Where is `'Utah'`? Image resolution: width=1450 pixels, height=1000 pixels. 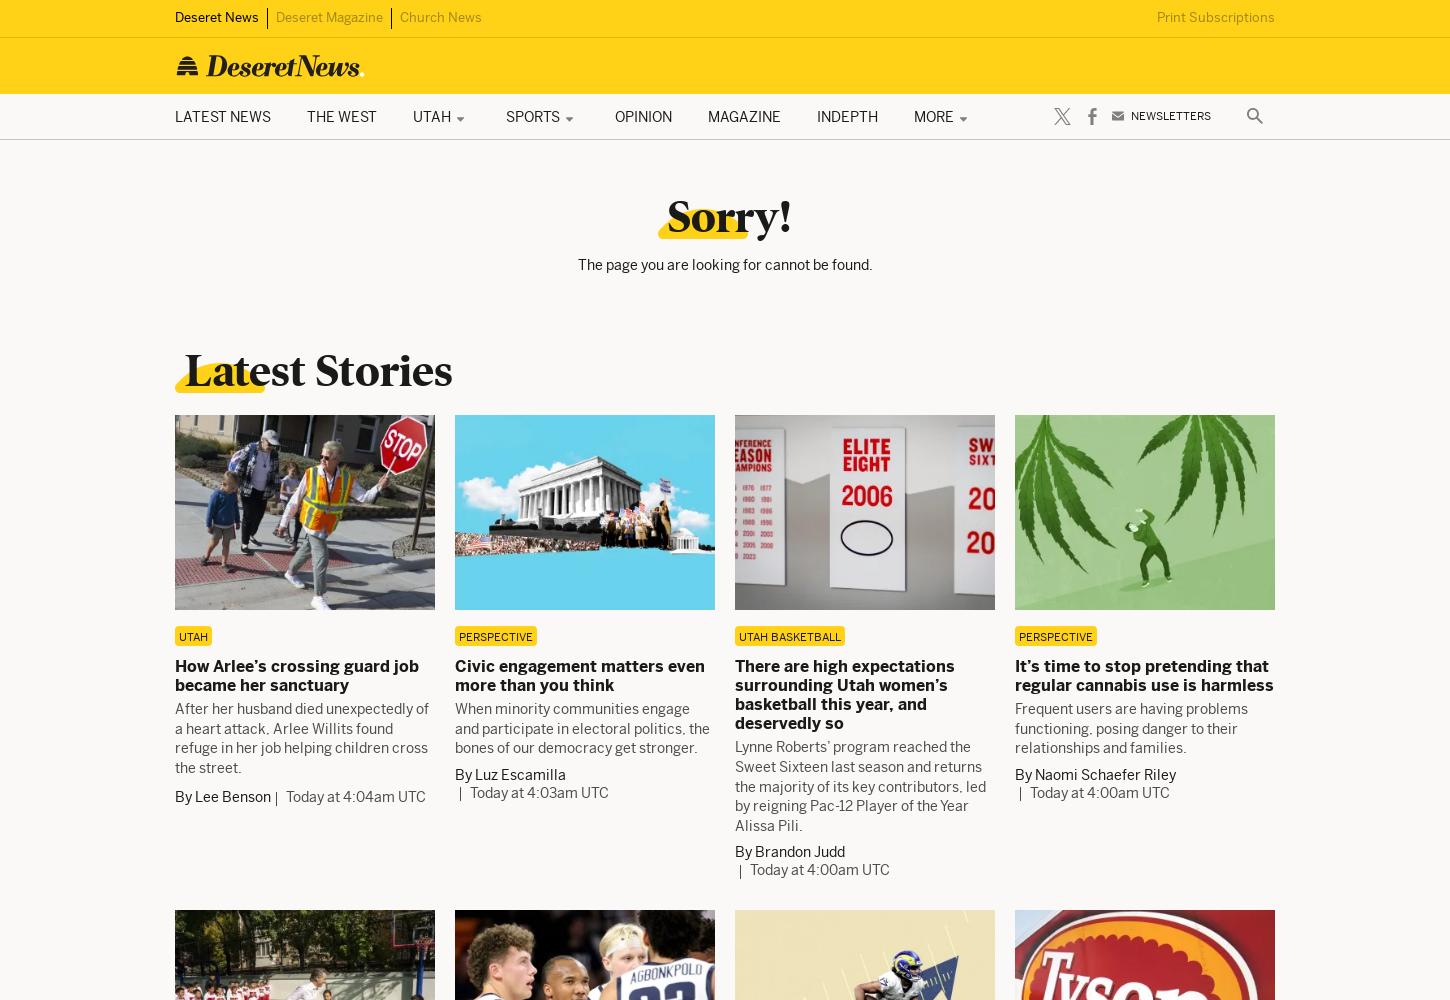 'Utah' is located at coordinates (192, 636).